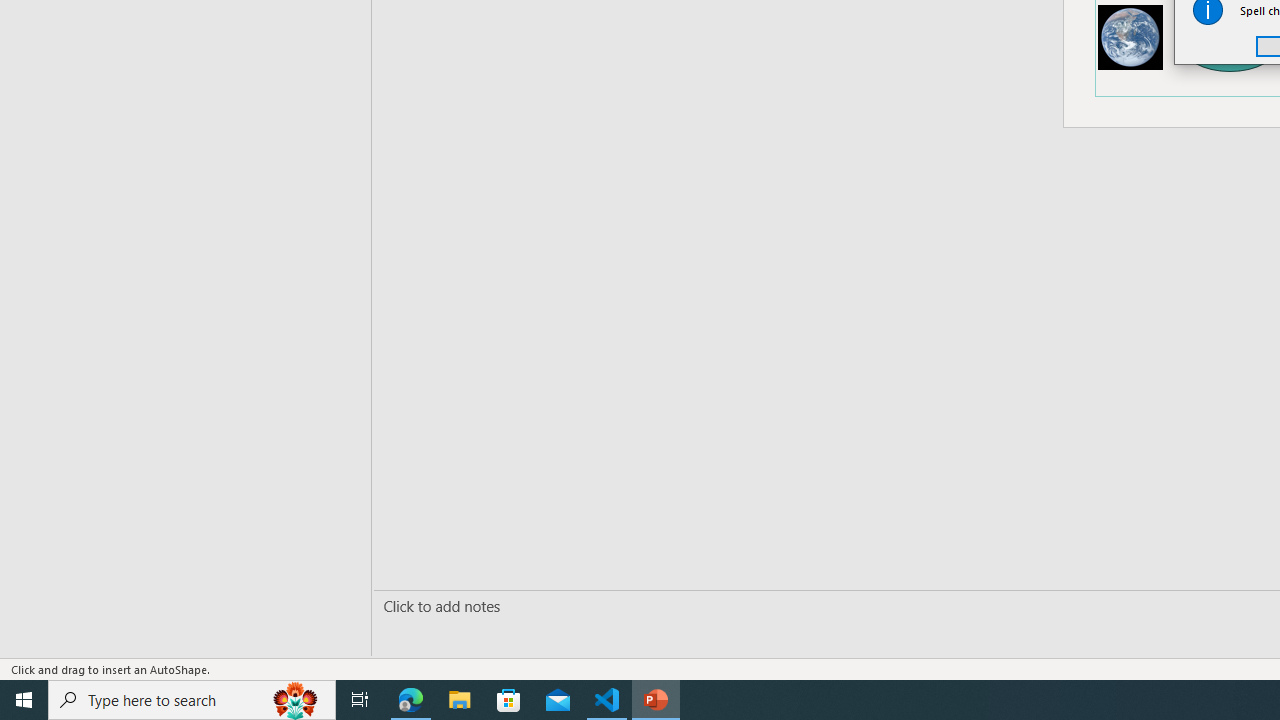  I want to click on 'Search highlights icon opens search home window', so click(294, 698).